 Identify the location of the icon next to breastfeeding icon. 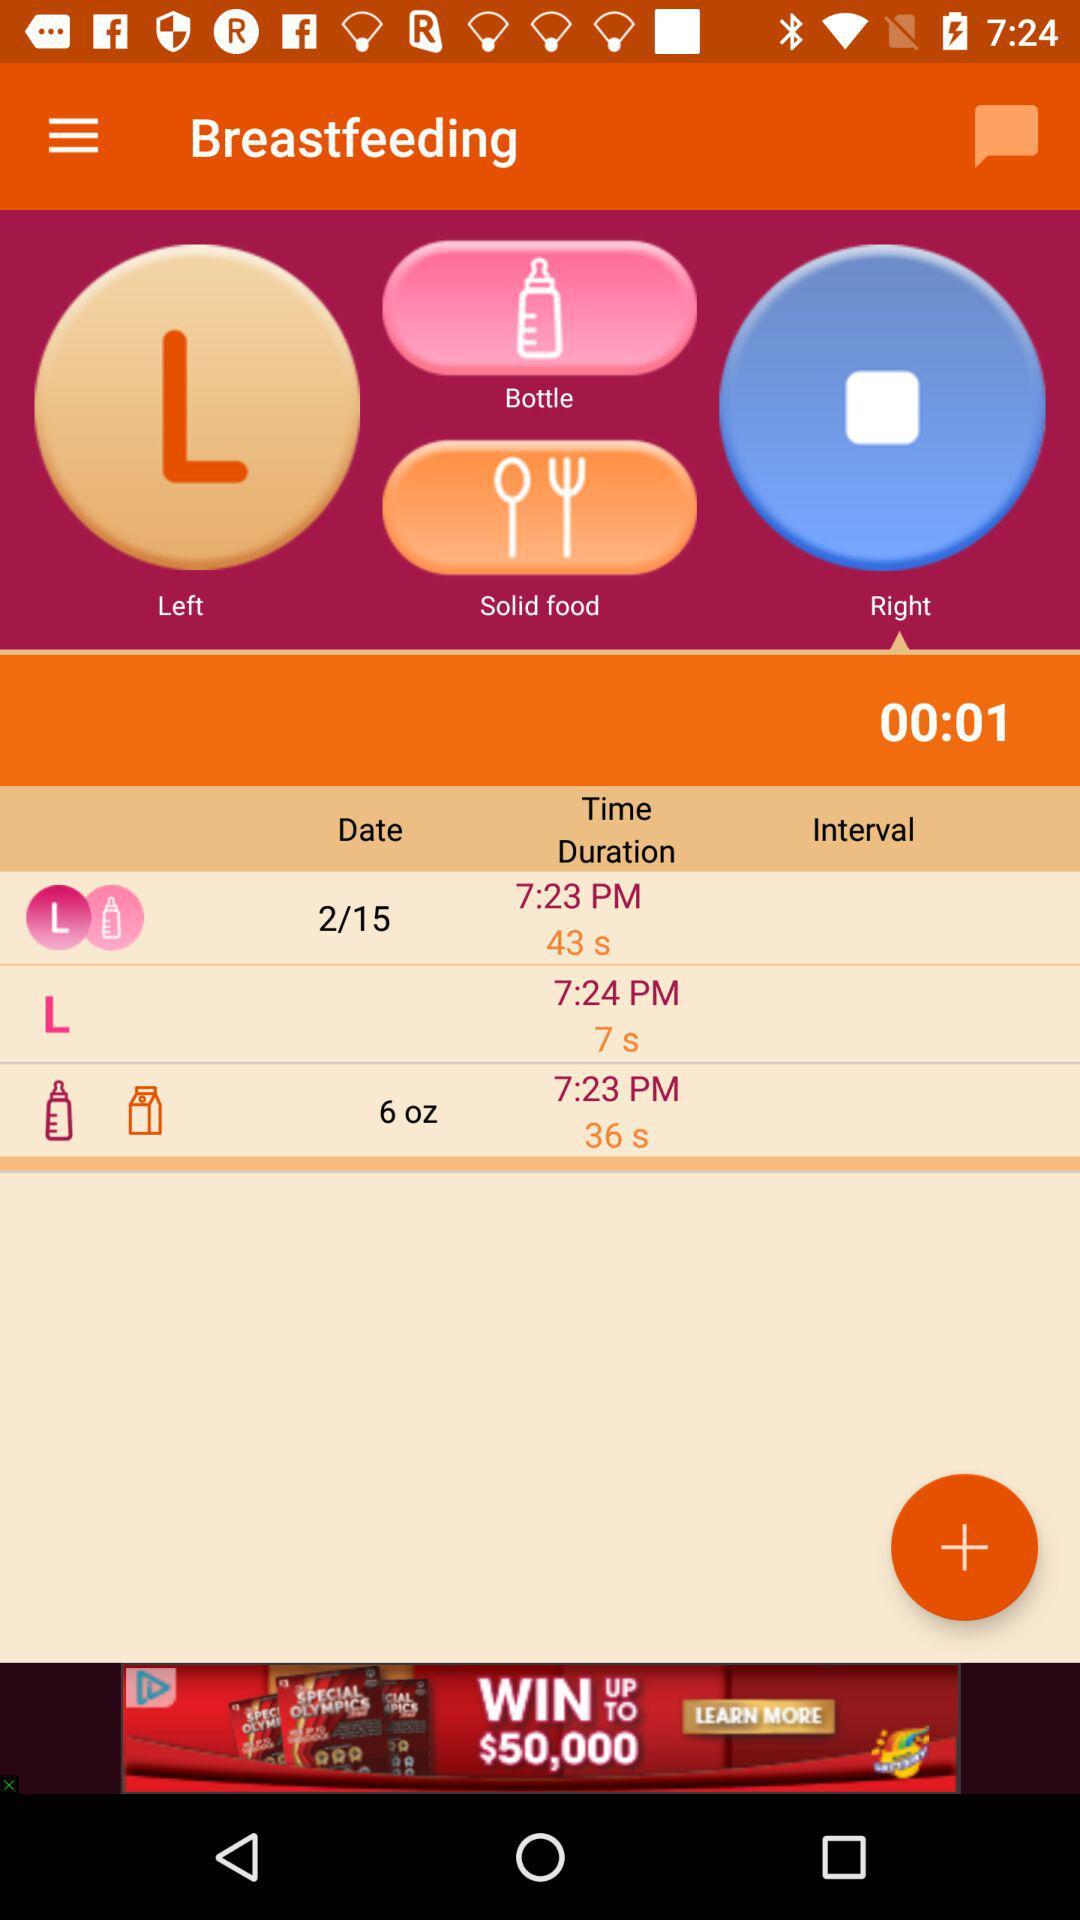
(72, 135).